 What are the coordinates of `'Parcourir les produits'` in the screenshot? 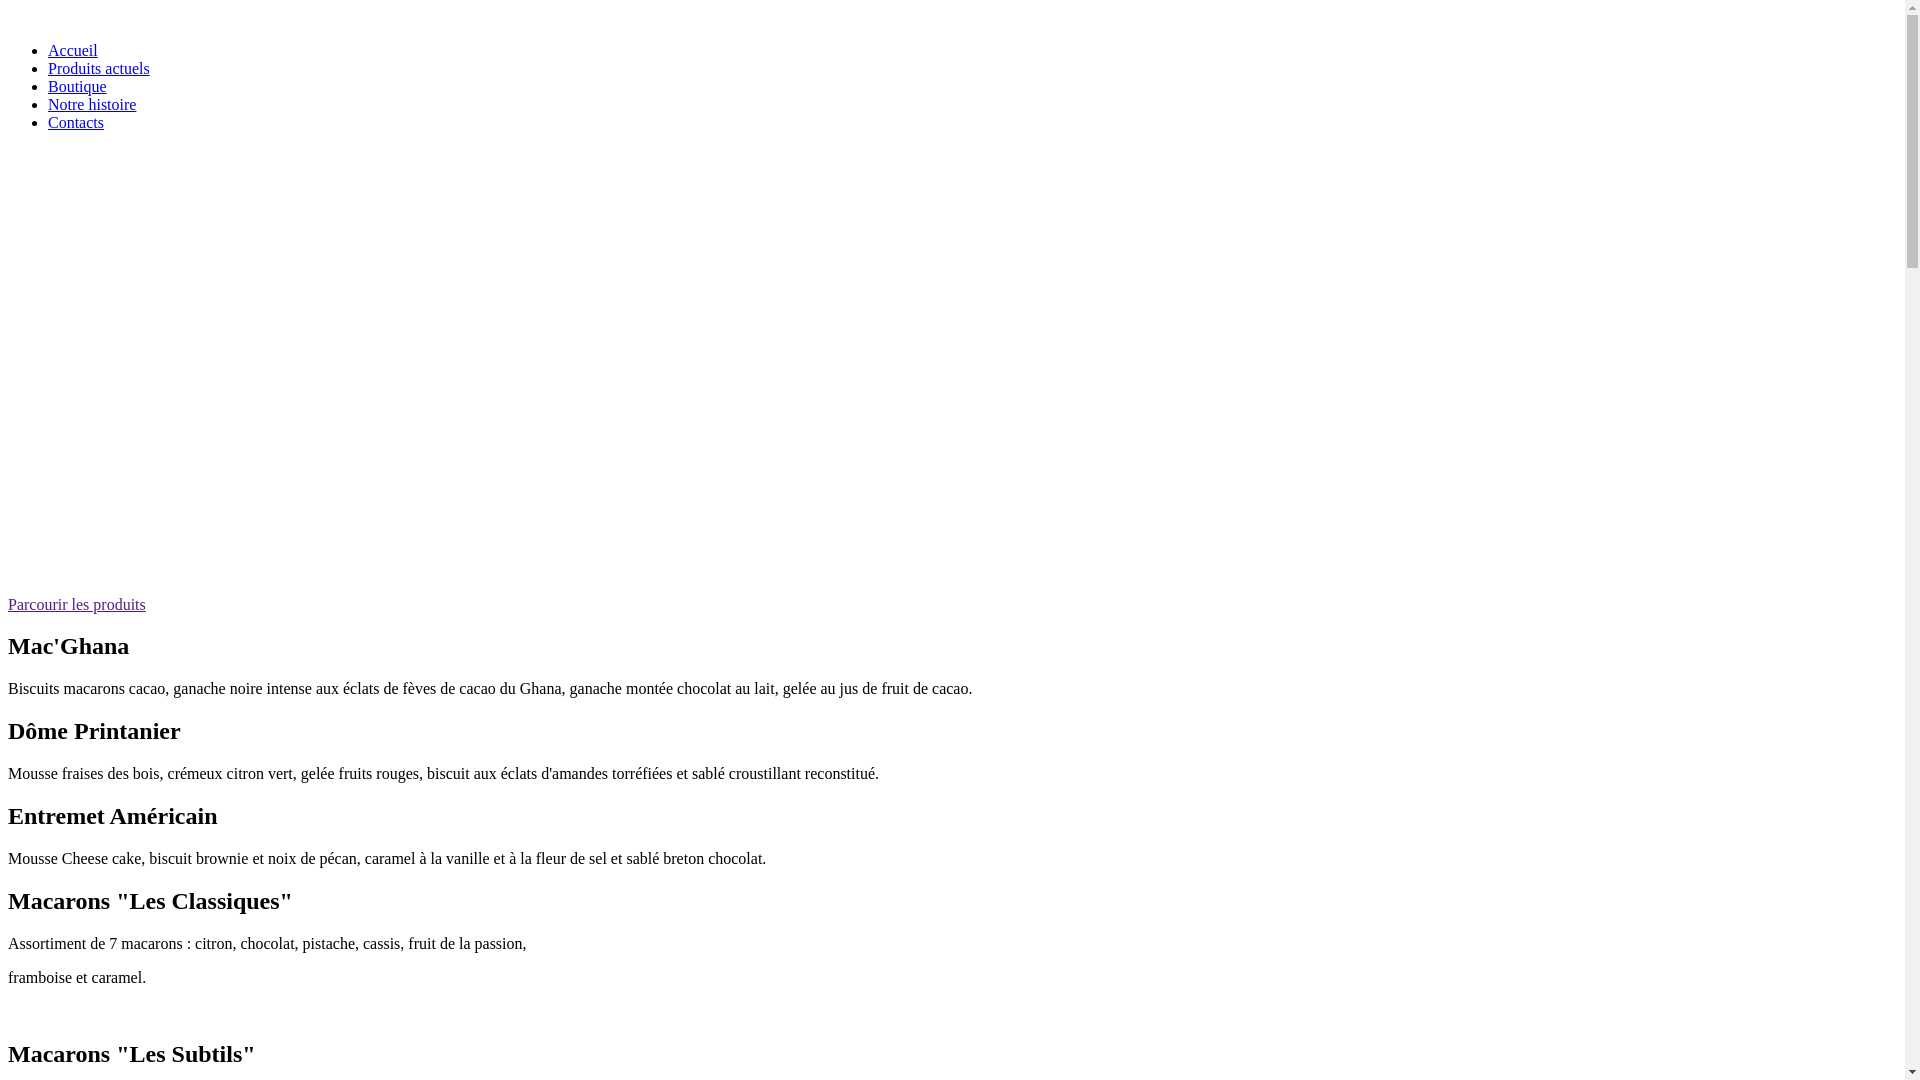 It's located at (76, 603).